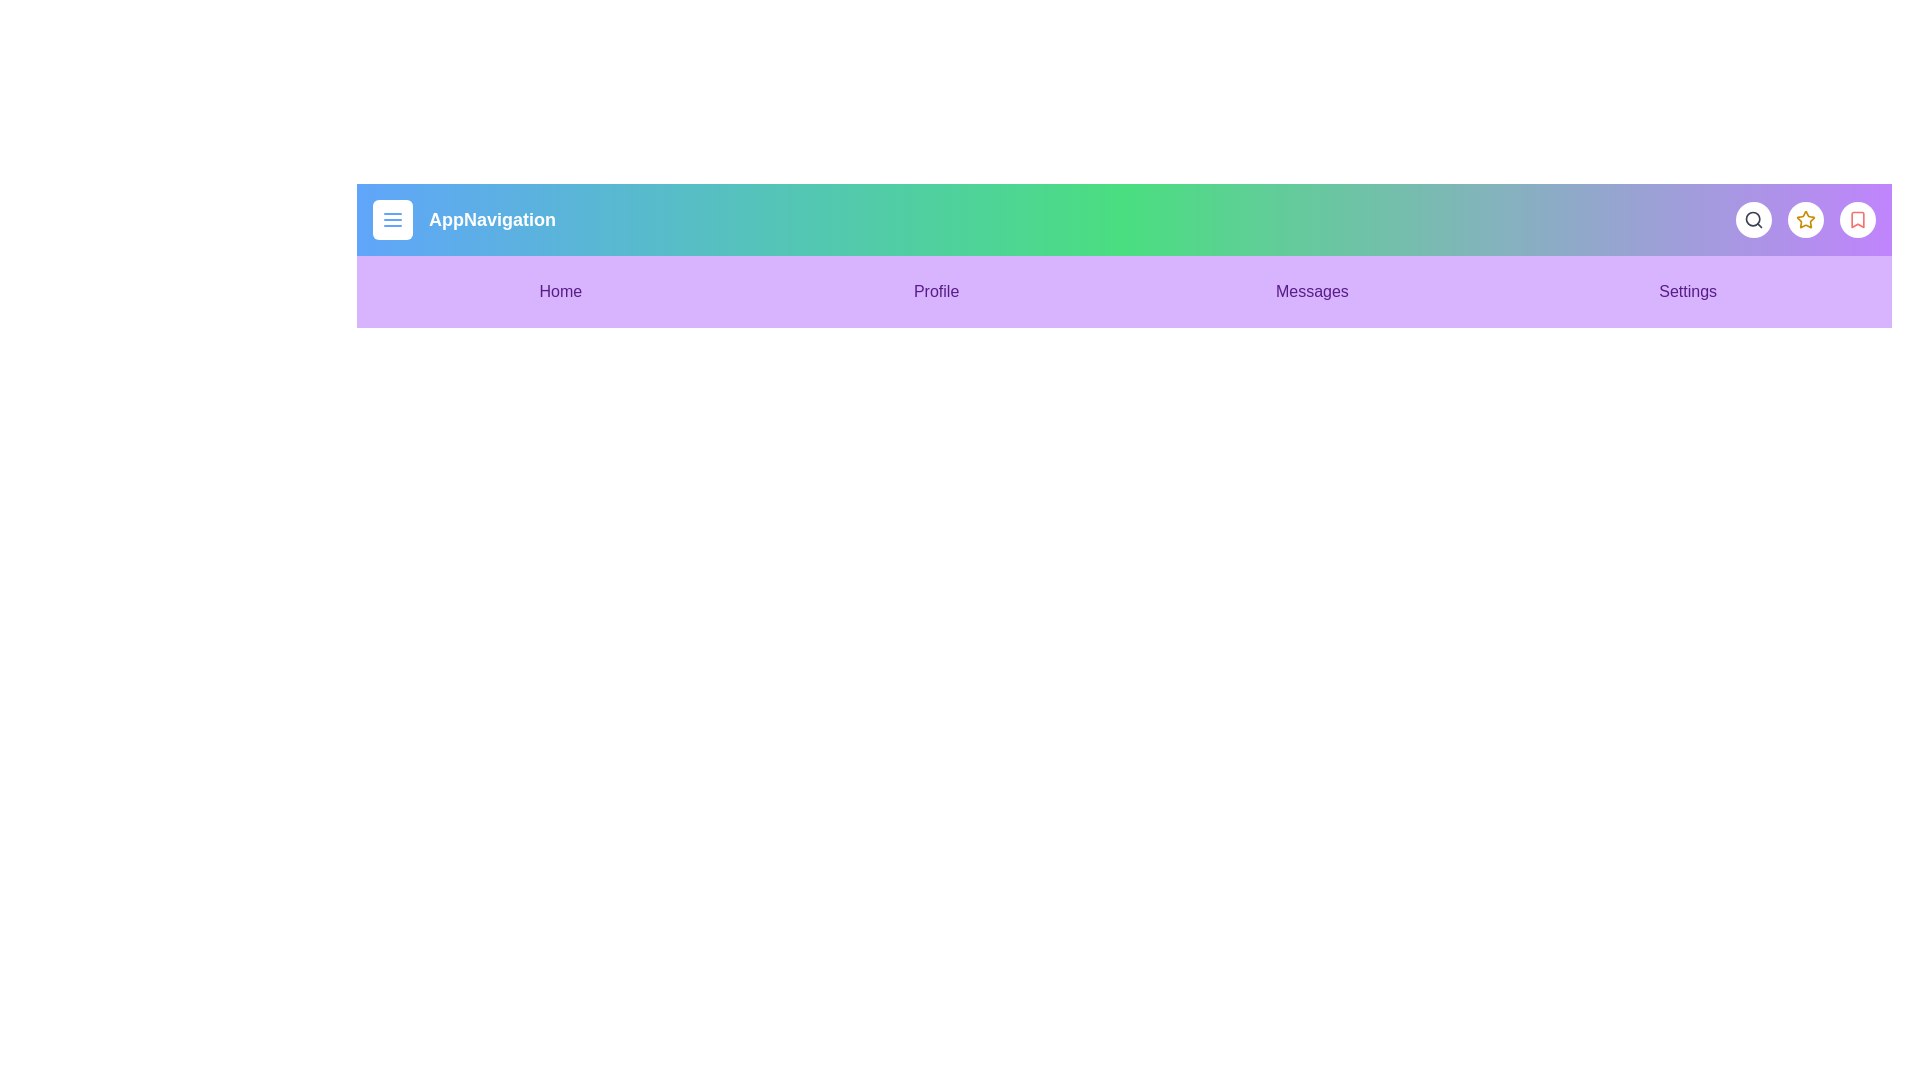 This screenshot has width=1920, height=1080. What do you see at coordinates (935, 292) in the screenshot?
I see `the menu item Profile to navigate to the corresponding section` at bounding box center [935, 292].